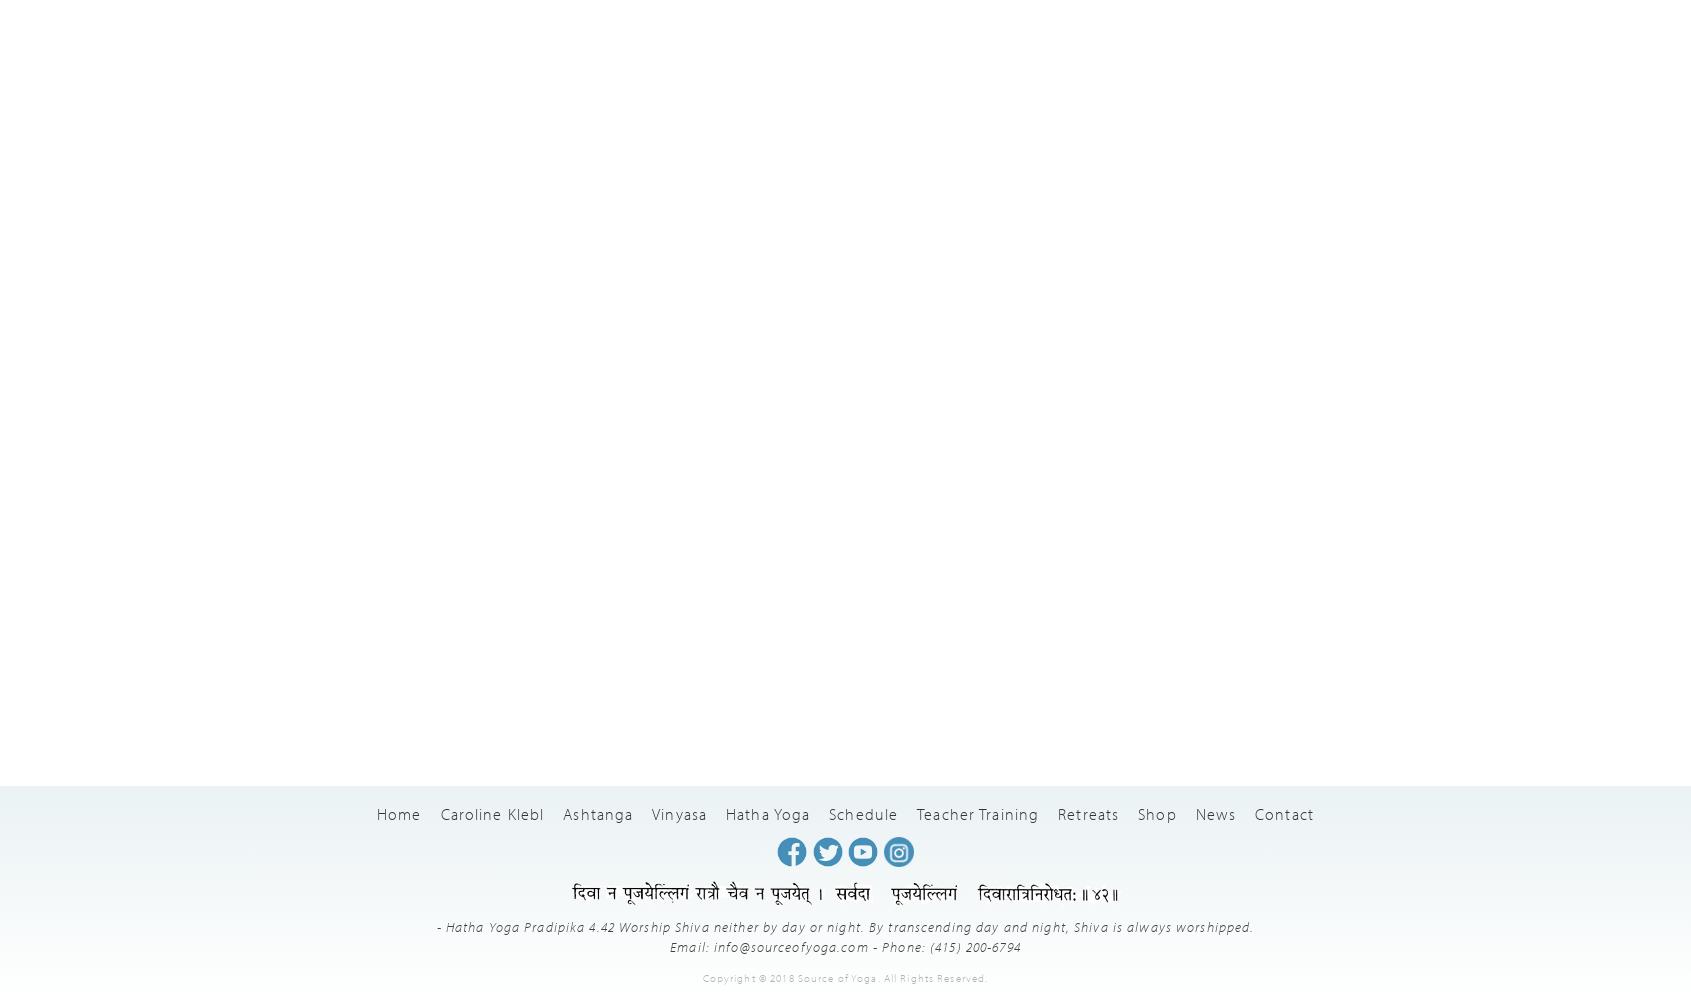 This screenshot has width=1691, height=1000. What do you see at coordinates (768, 812) in the screenshot?
I see `'Hatha Yoga'` at bounding box center [768, 812].